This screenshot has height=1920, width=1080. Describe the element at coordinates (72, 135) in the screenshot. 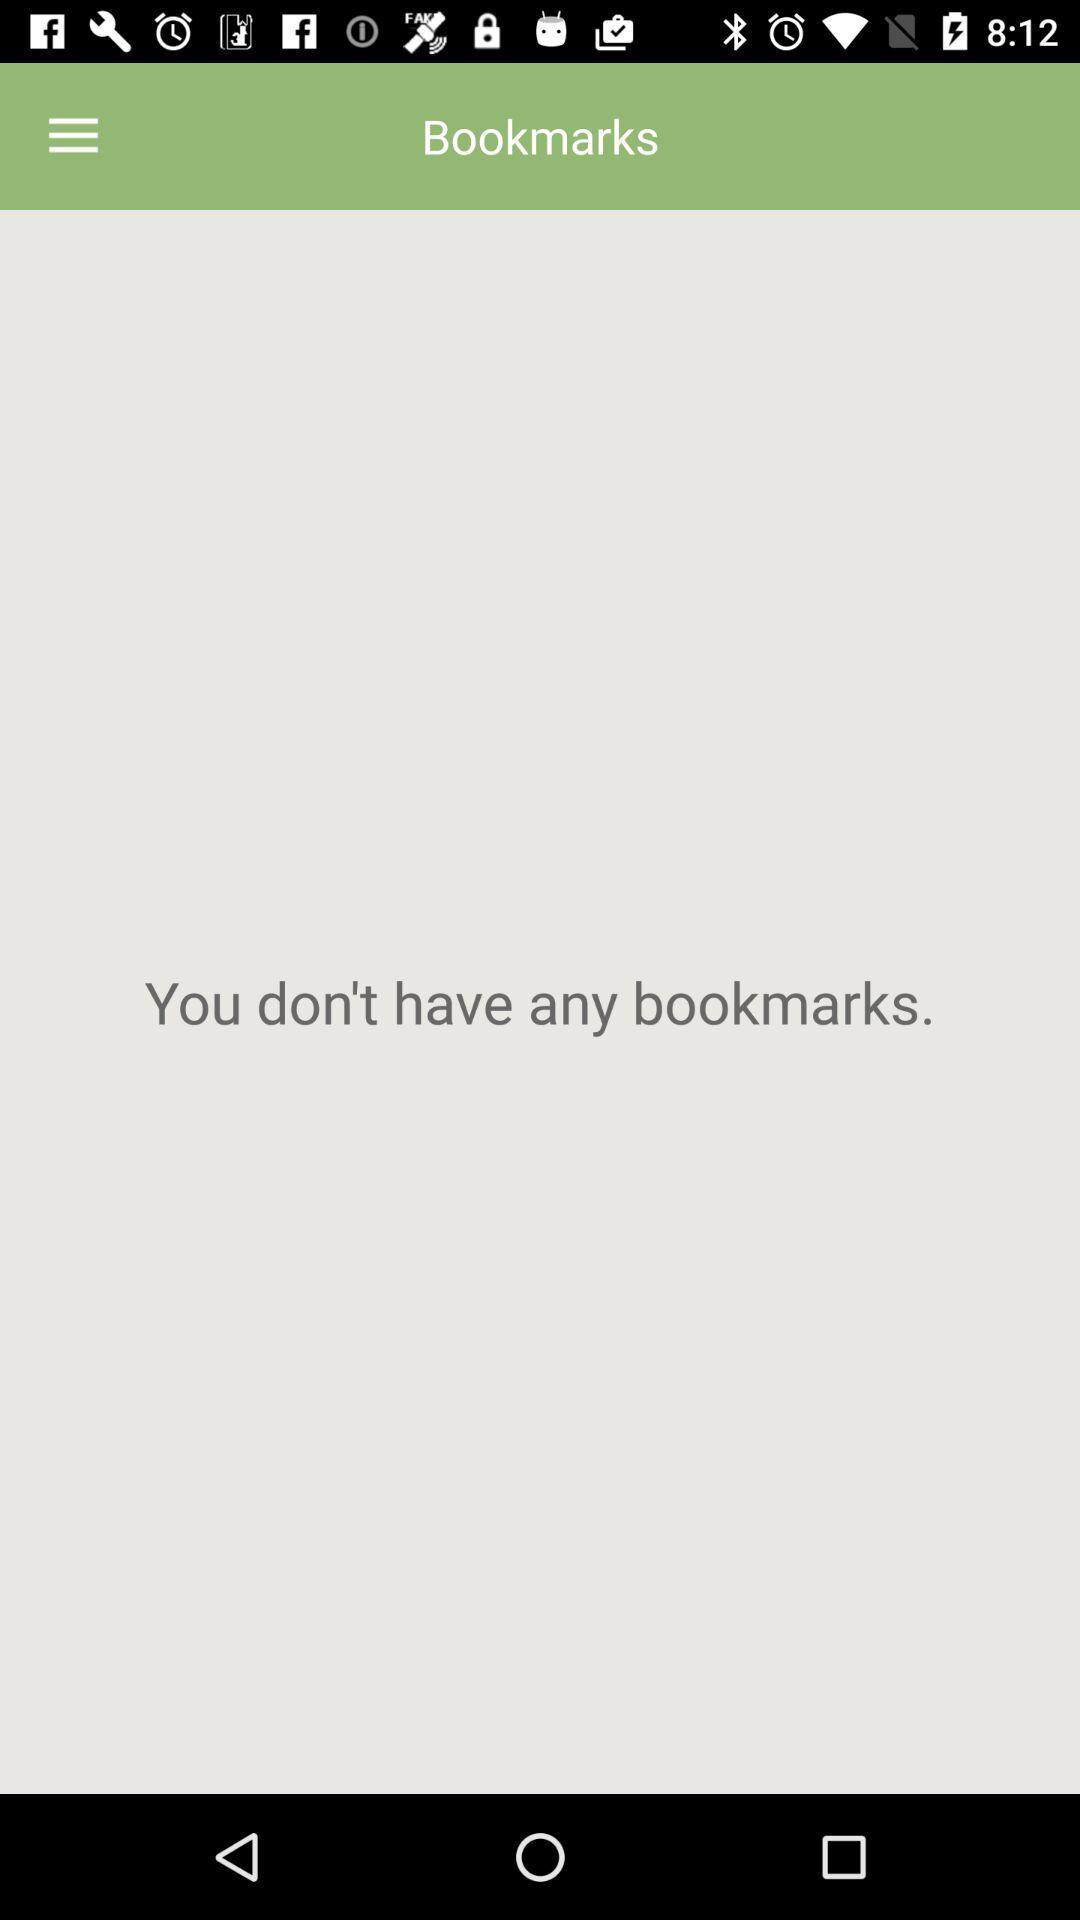

I see `the item at the top left corner` at that location.